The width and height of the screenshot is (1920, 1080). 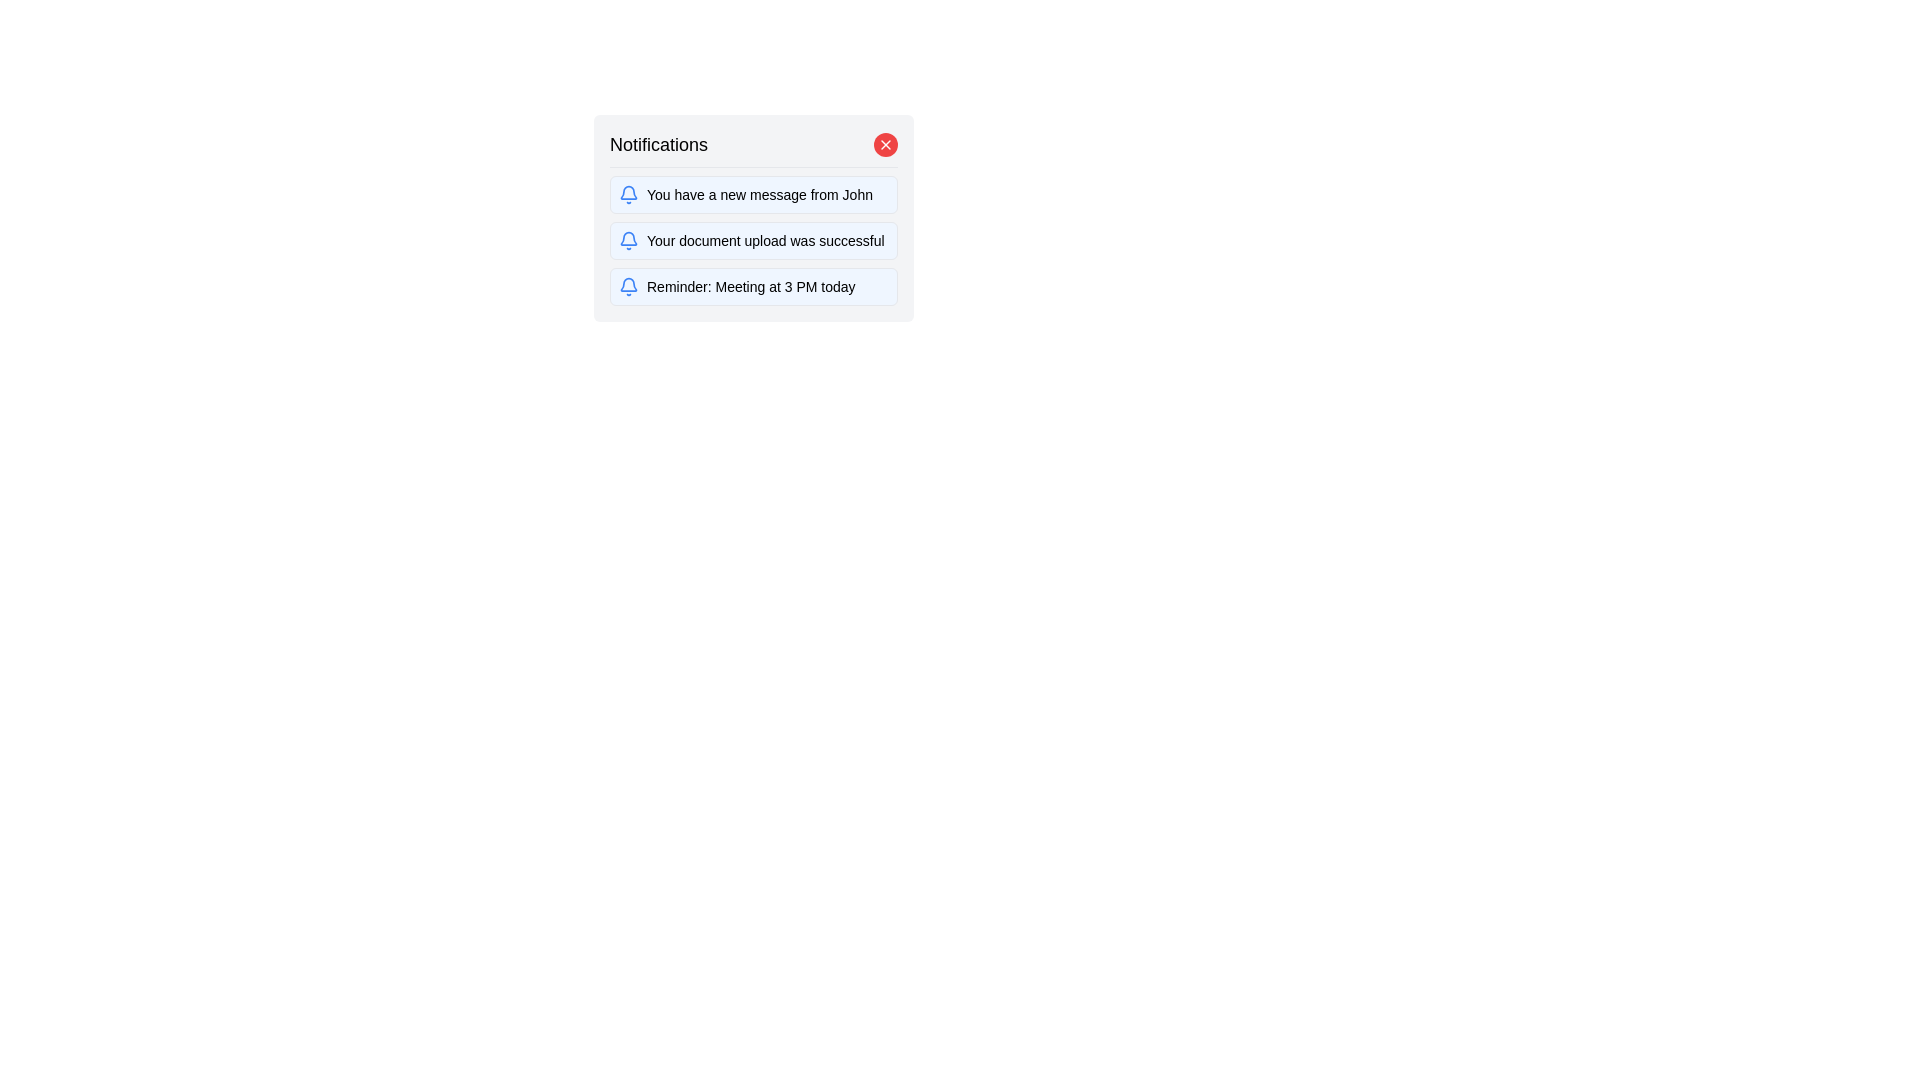 I want to click on the bell-shaped notification icon with blue stylings, which is positioned to the left of the message stating 'You have a new message from John', so click(x=627, y=195).